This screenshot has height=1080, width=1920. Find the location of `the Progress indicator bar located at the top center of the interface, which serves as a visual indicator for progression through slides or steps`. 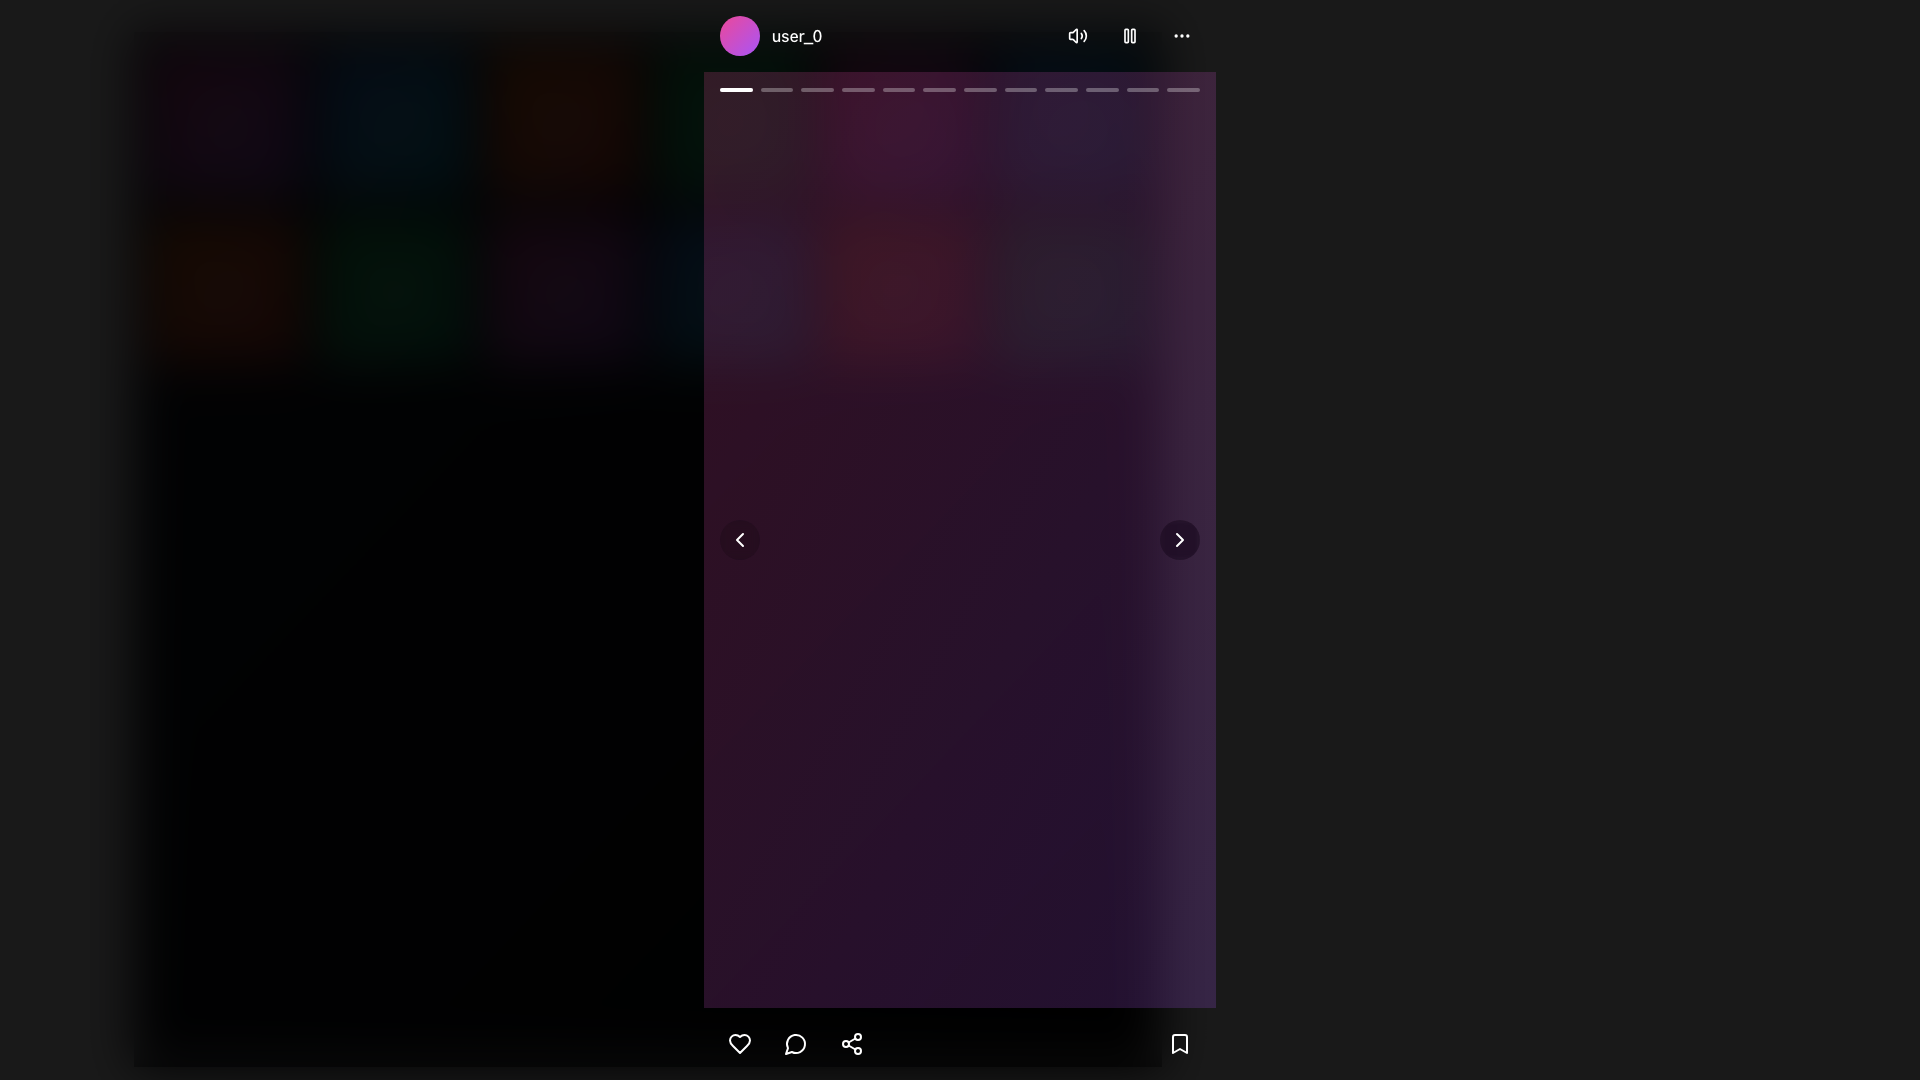

the Progress indicator bar located at the top center of the interface, which serves as a visual indicator for progression through slides or steps is located at coordinates (960, 88).